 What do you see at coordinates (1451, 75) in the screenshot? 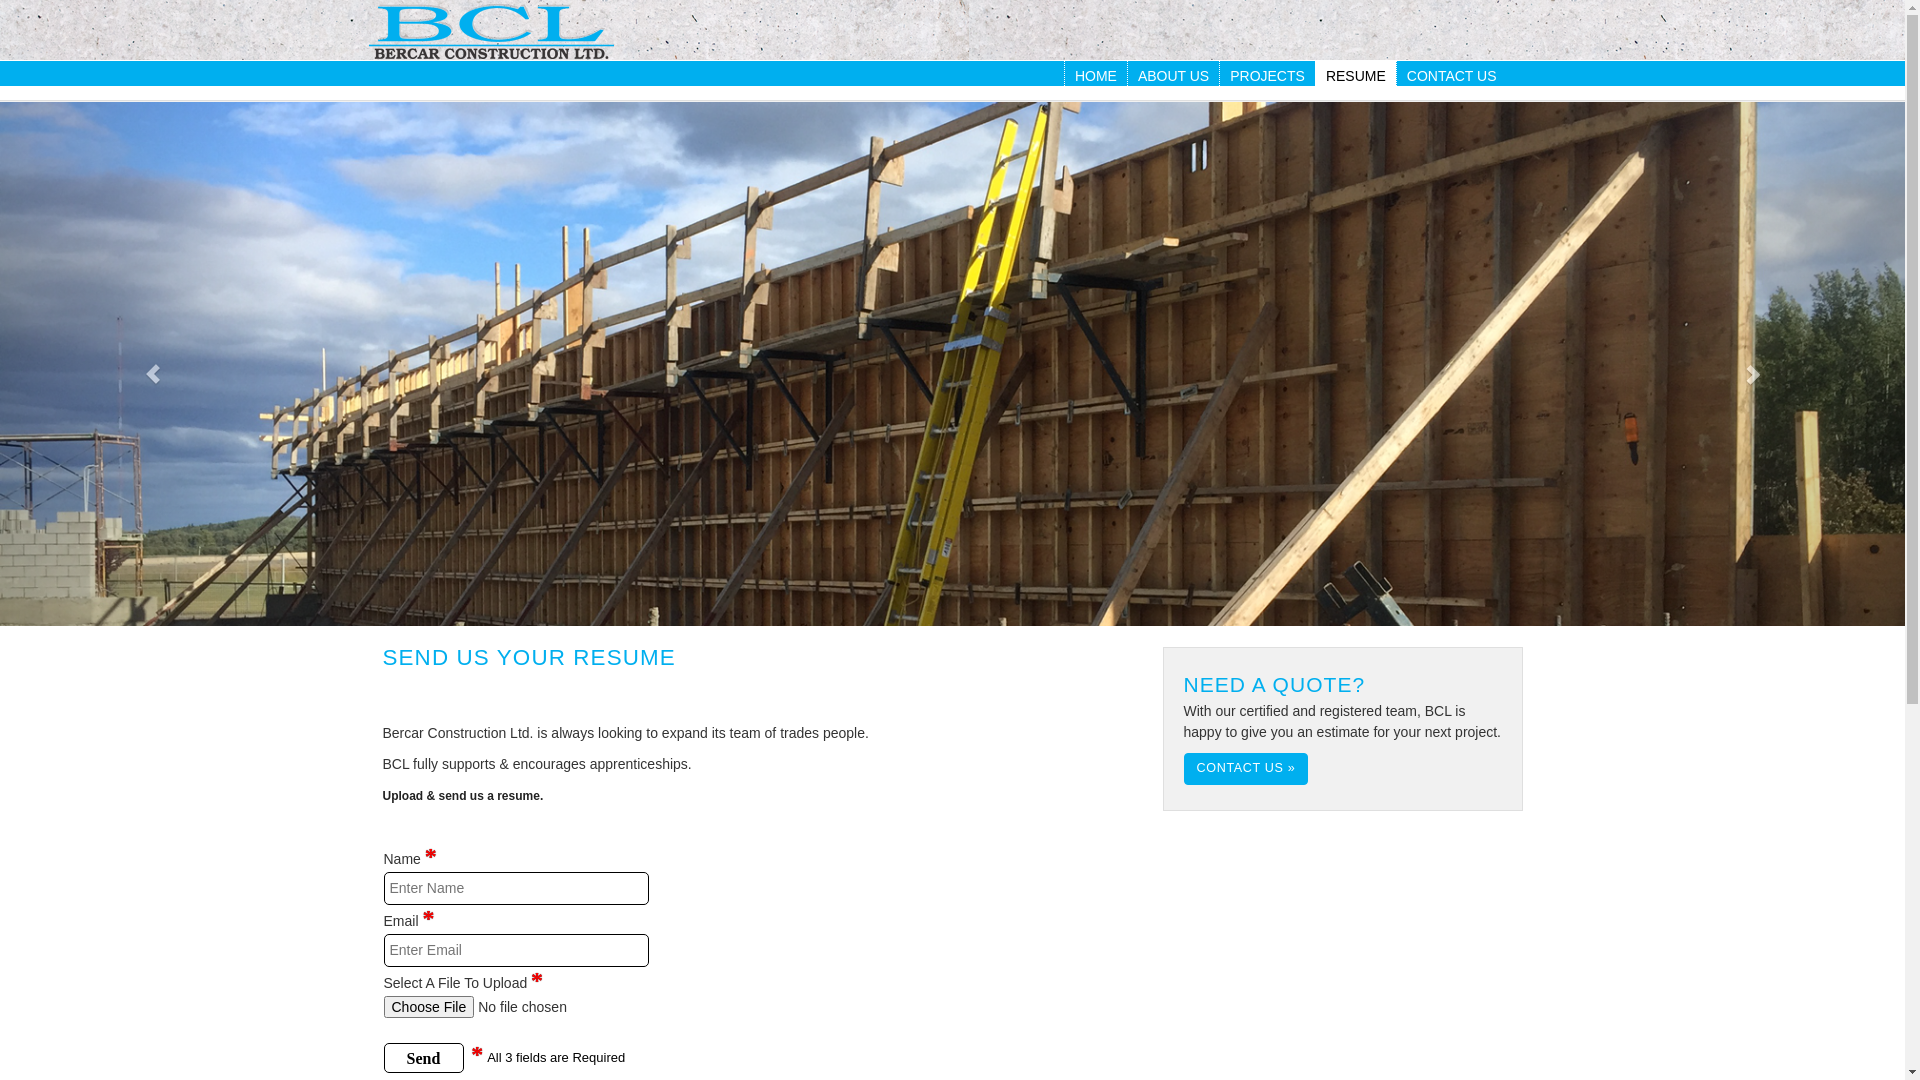
I see `'CONTACT US'` at bounding box center [1451, 75].